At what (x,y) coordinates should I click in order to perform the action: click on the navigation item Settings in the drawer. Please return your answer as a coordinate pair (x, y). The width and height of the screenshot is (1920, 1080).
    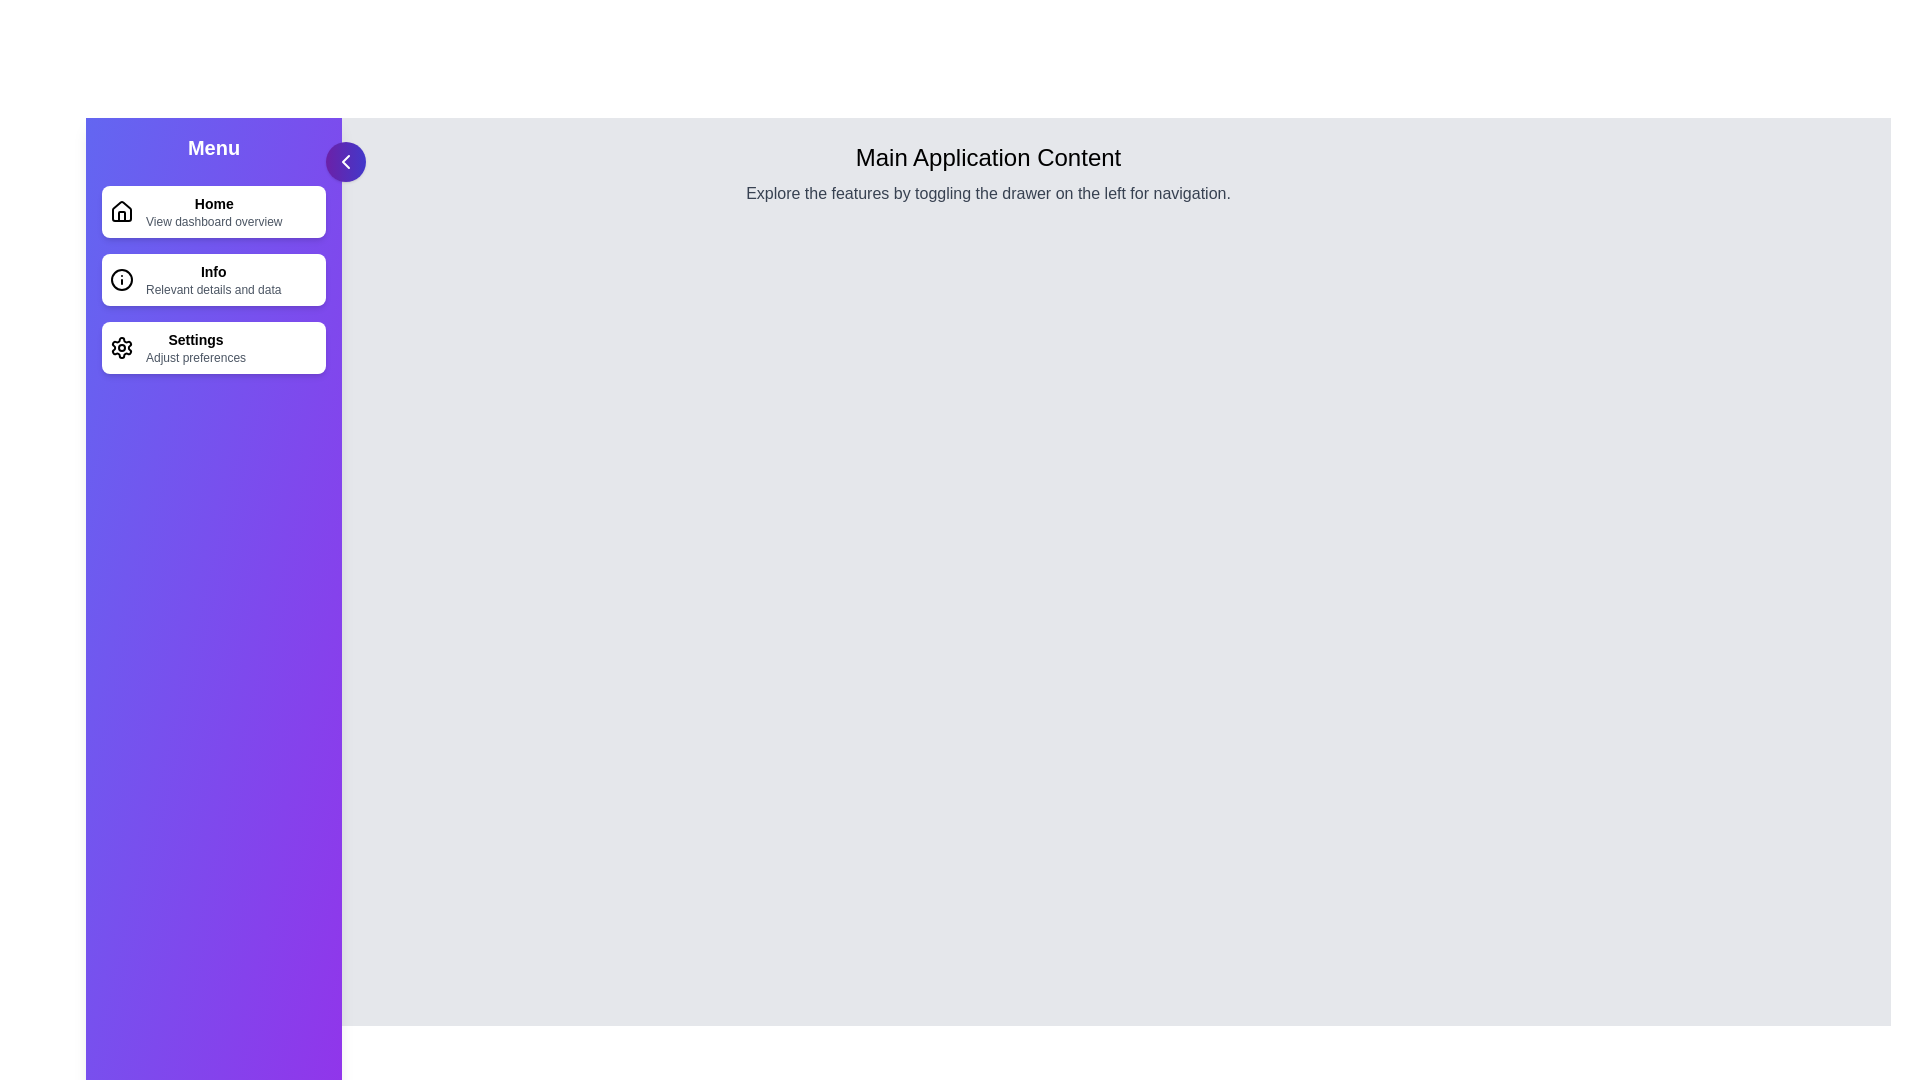
    Looking at the image, I should click on (214, 346).